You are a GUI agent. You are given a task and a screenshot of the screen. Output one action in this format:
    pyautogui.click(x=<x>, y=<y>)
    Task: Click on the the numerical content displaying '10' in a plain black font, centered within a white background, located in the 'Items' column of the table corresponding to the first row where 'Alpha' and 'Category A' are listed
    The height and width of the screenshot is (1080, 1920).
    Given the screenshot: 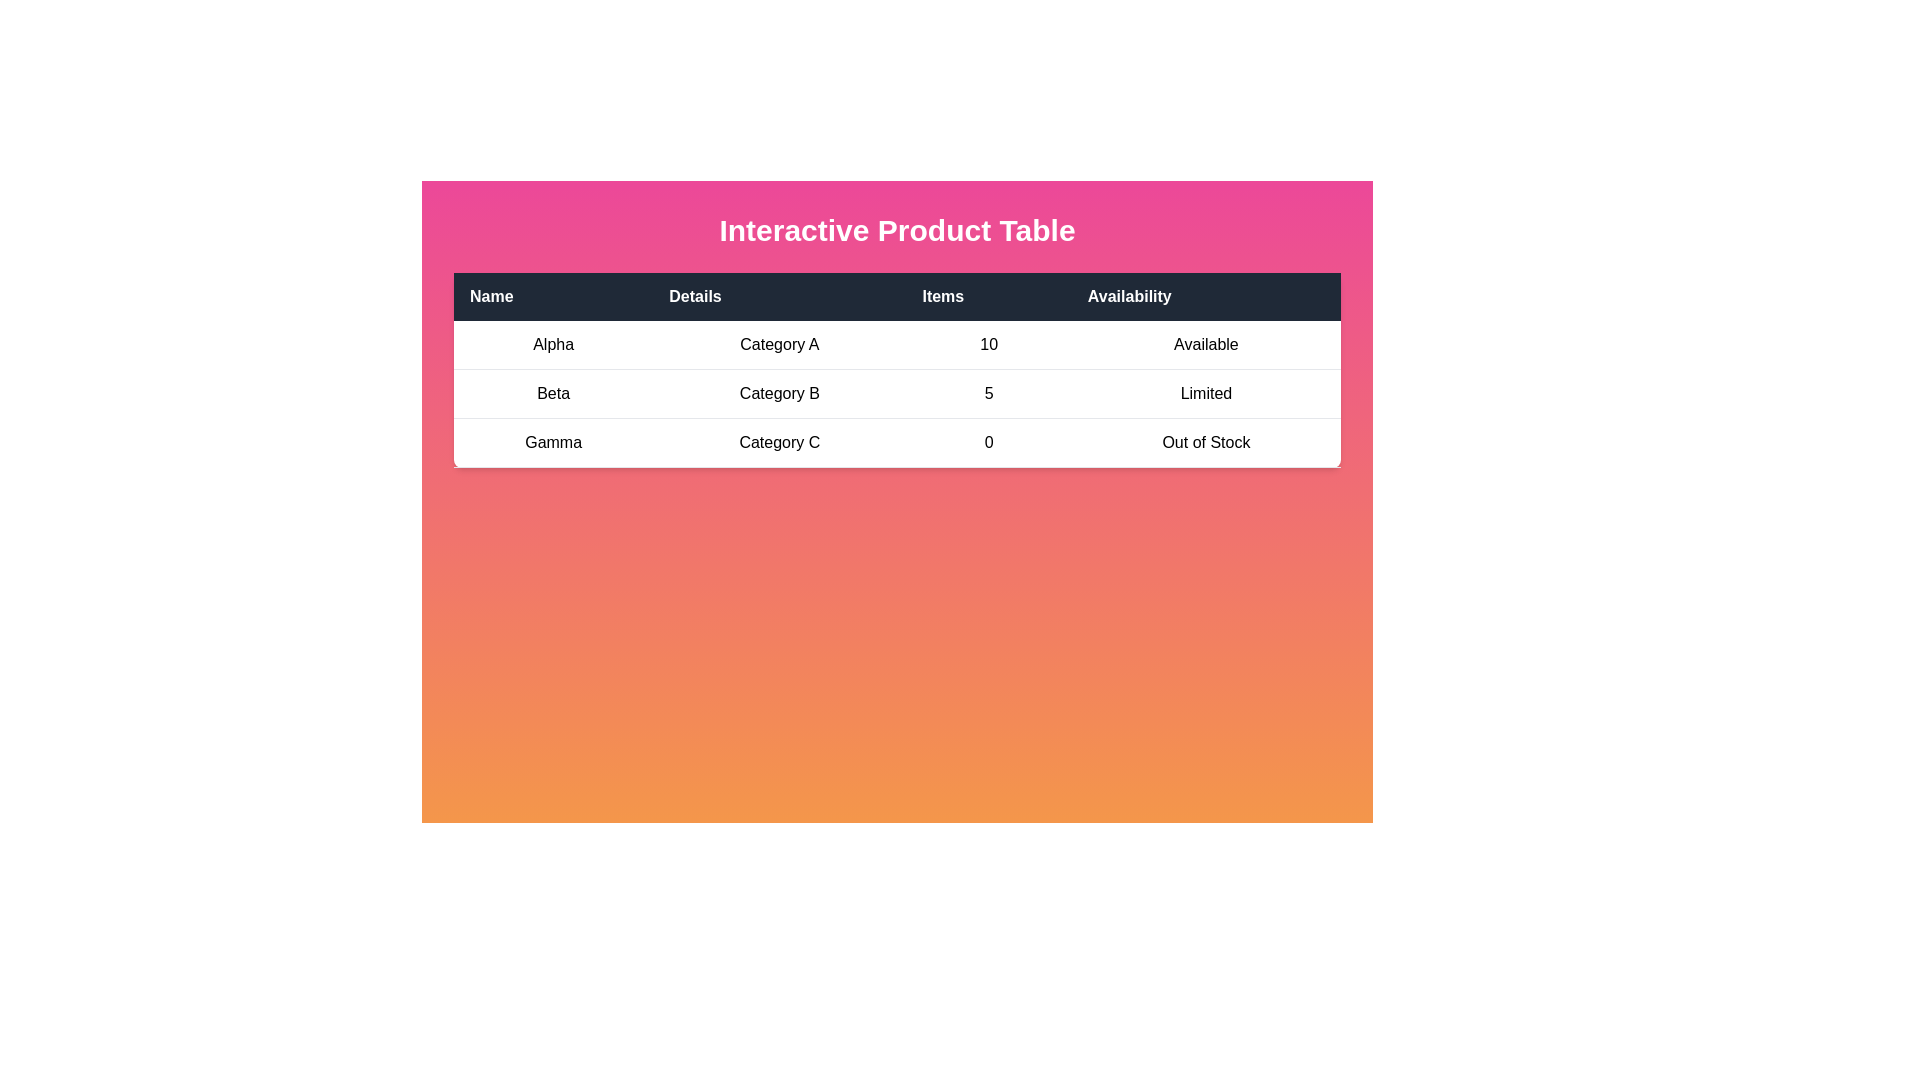 What is the action you would take?
    pyautogui.click(x=989, y=344)
    